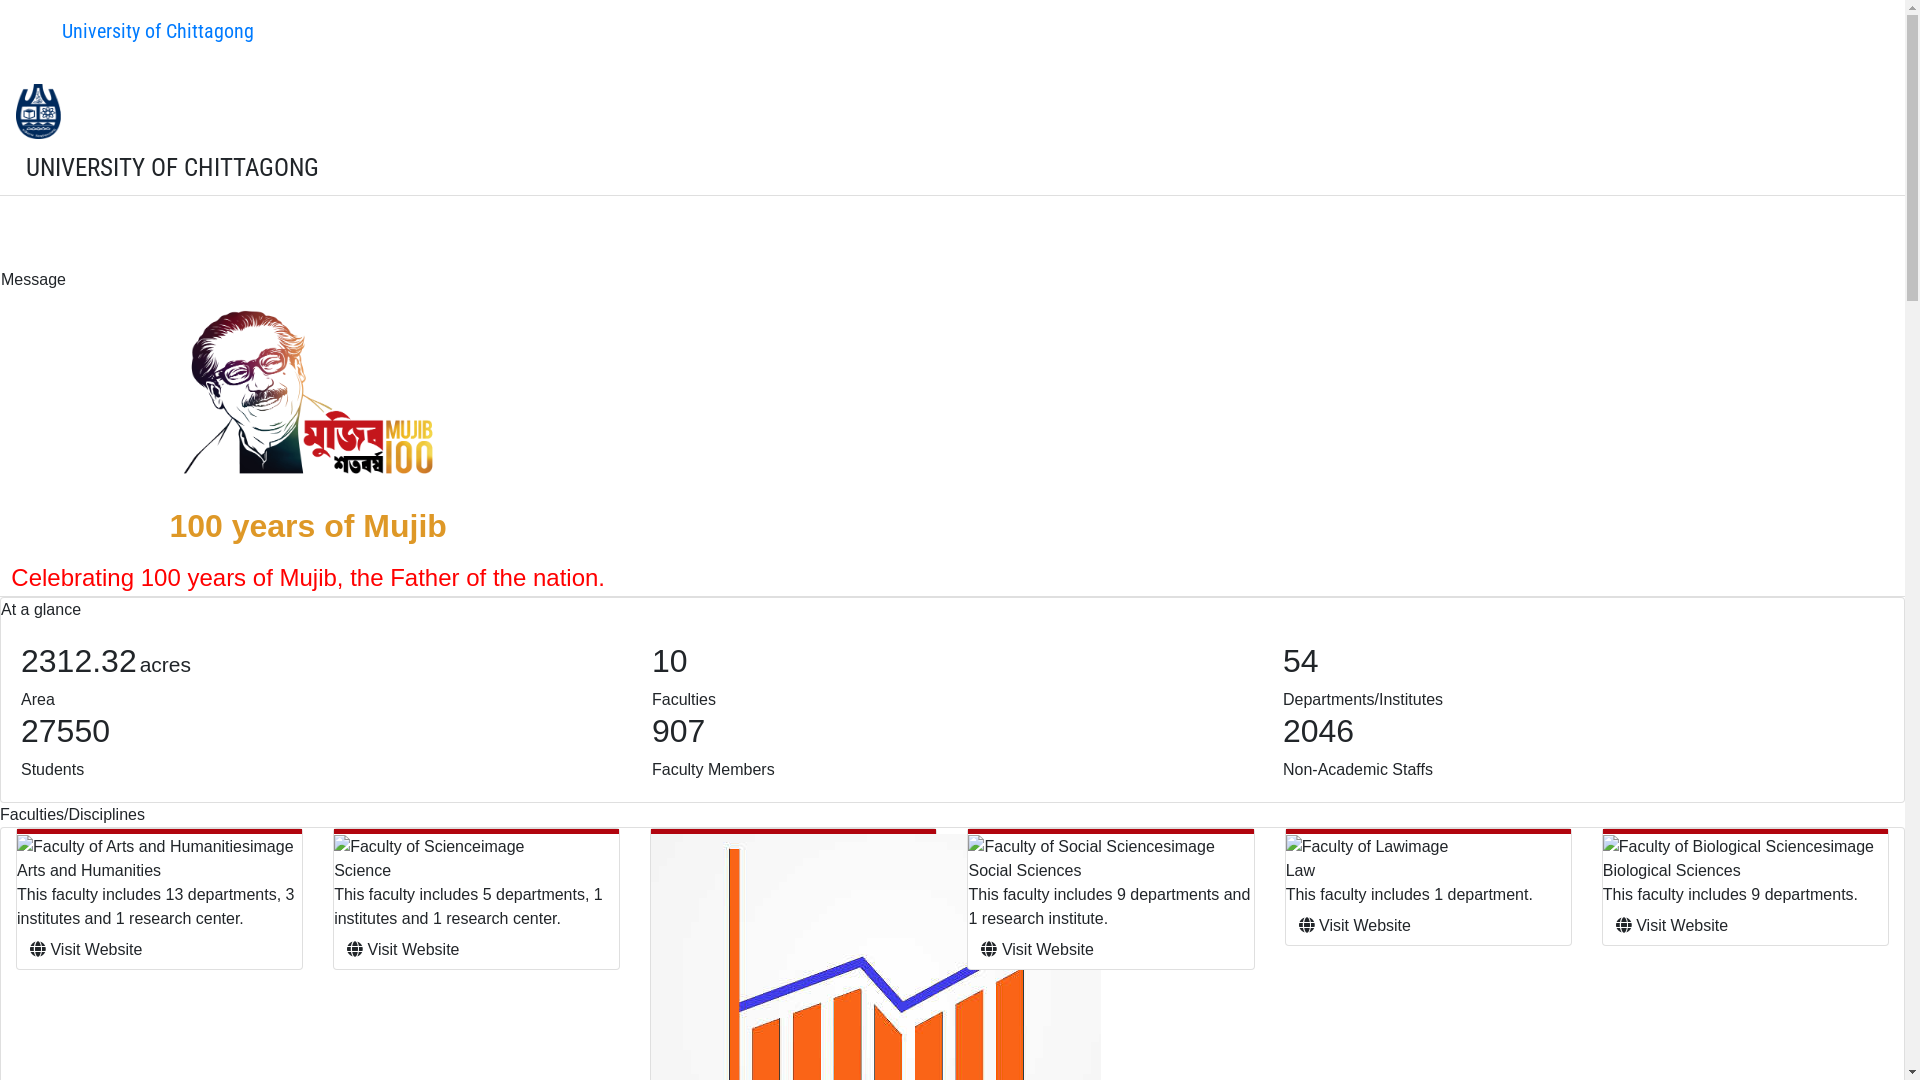 This screenshot has width=1920, height=1080. I want to click on 'University of Chittagong', so click(138, 30).